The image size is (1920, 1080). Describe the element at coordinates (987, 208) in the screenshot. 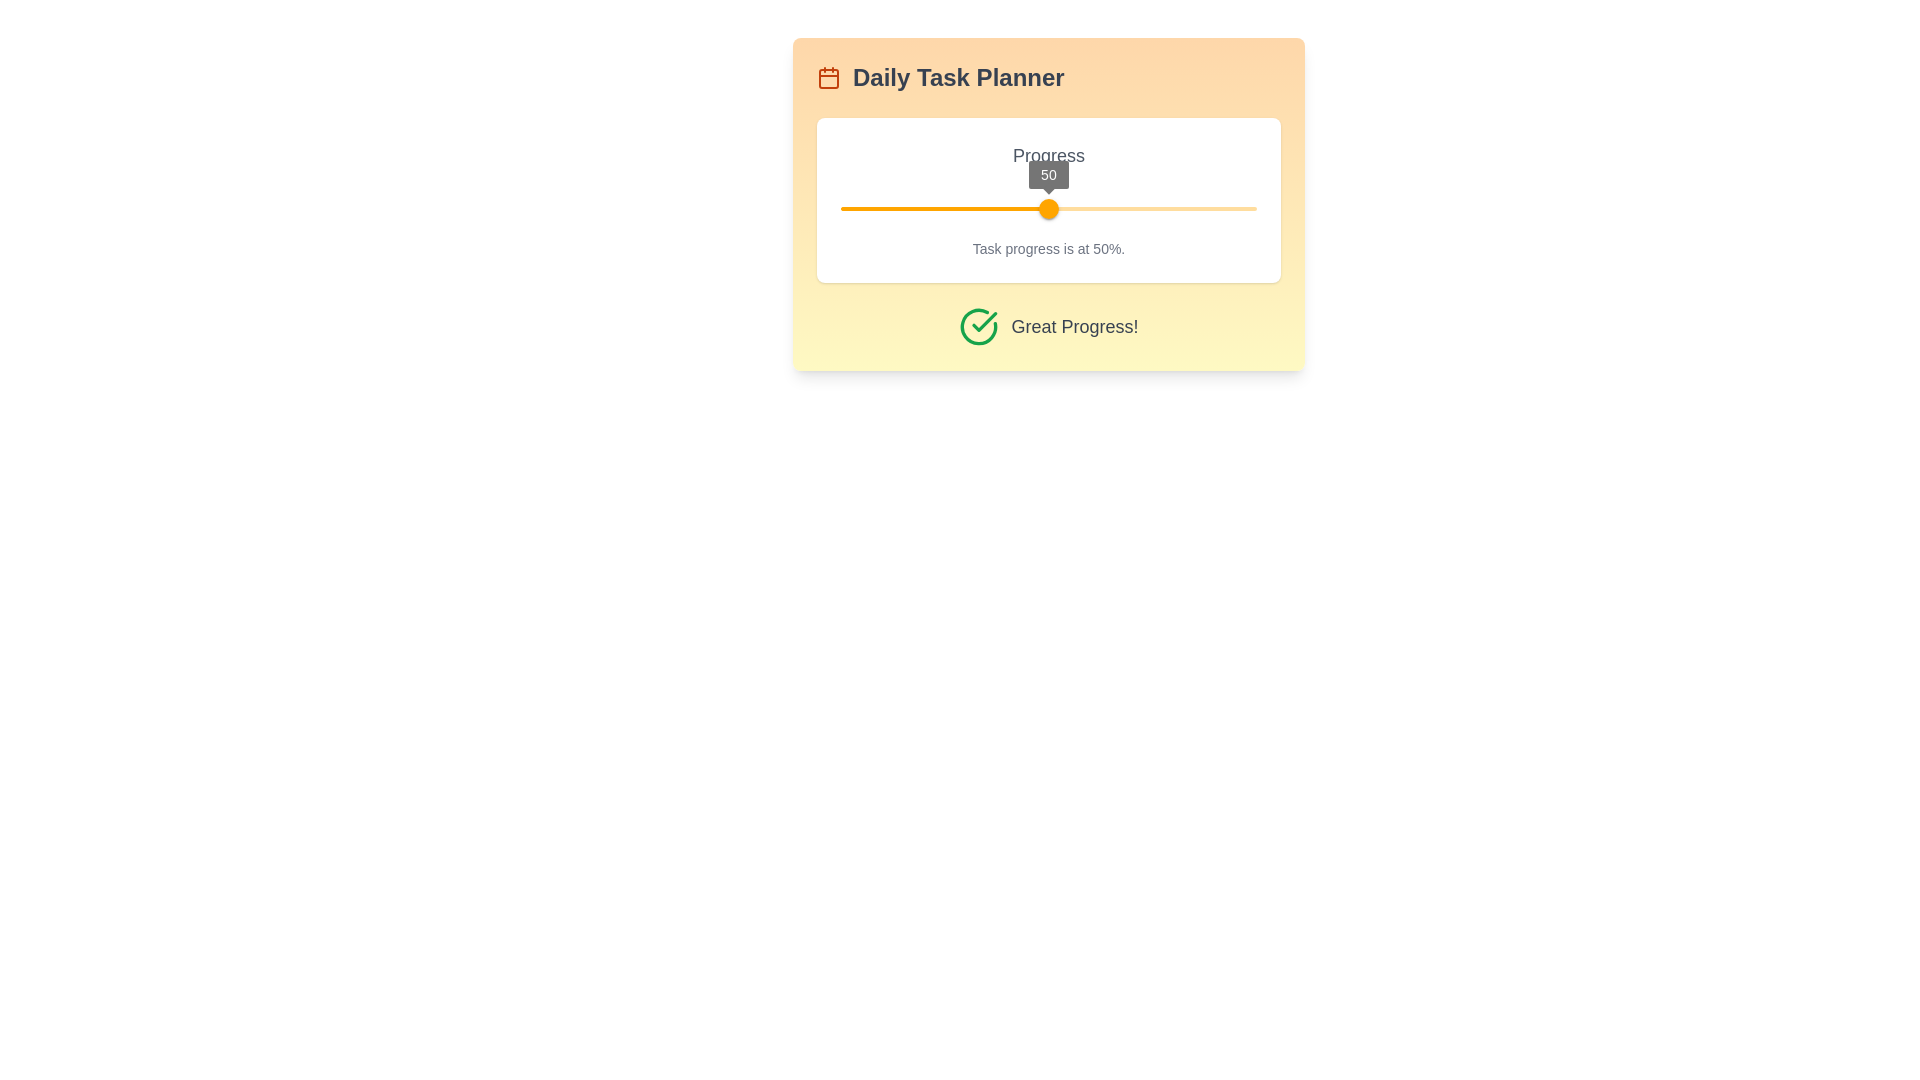

I see `the progress value` at that location.